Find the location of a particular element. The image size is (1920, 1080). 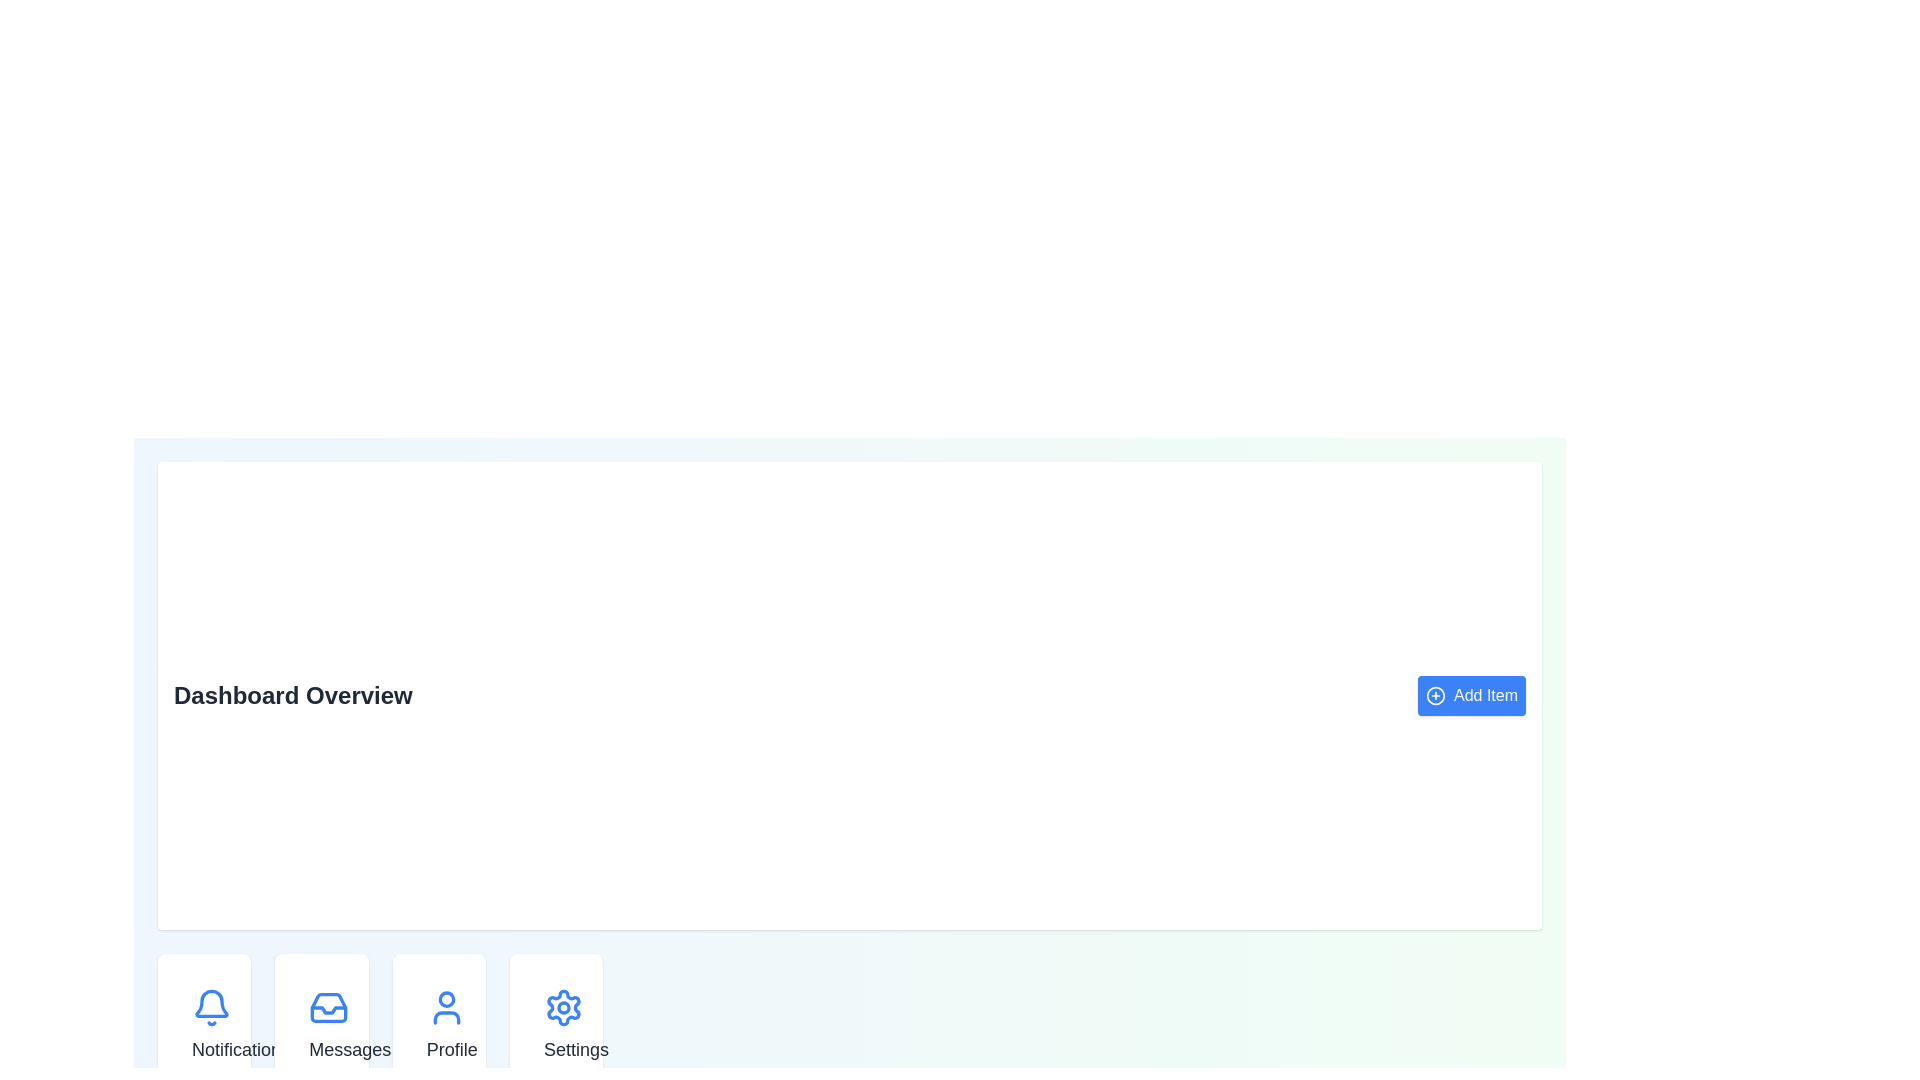

the 'Messages' text label in the navigation bar, which indicates the section for accessing messages, located below the envelope icon and aligned with 'Notification,' 'Profile,' and 'Settings.' is located at coordinates (350, 1048).